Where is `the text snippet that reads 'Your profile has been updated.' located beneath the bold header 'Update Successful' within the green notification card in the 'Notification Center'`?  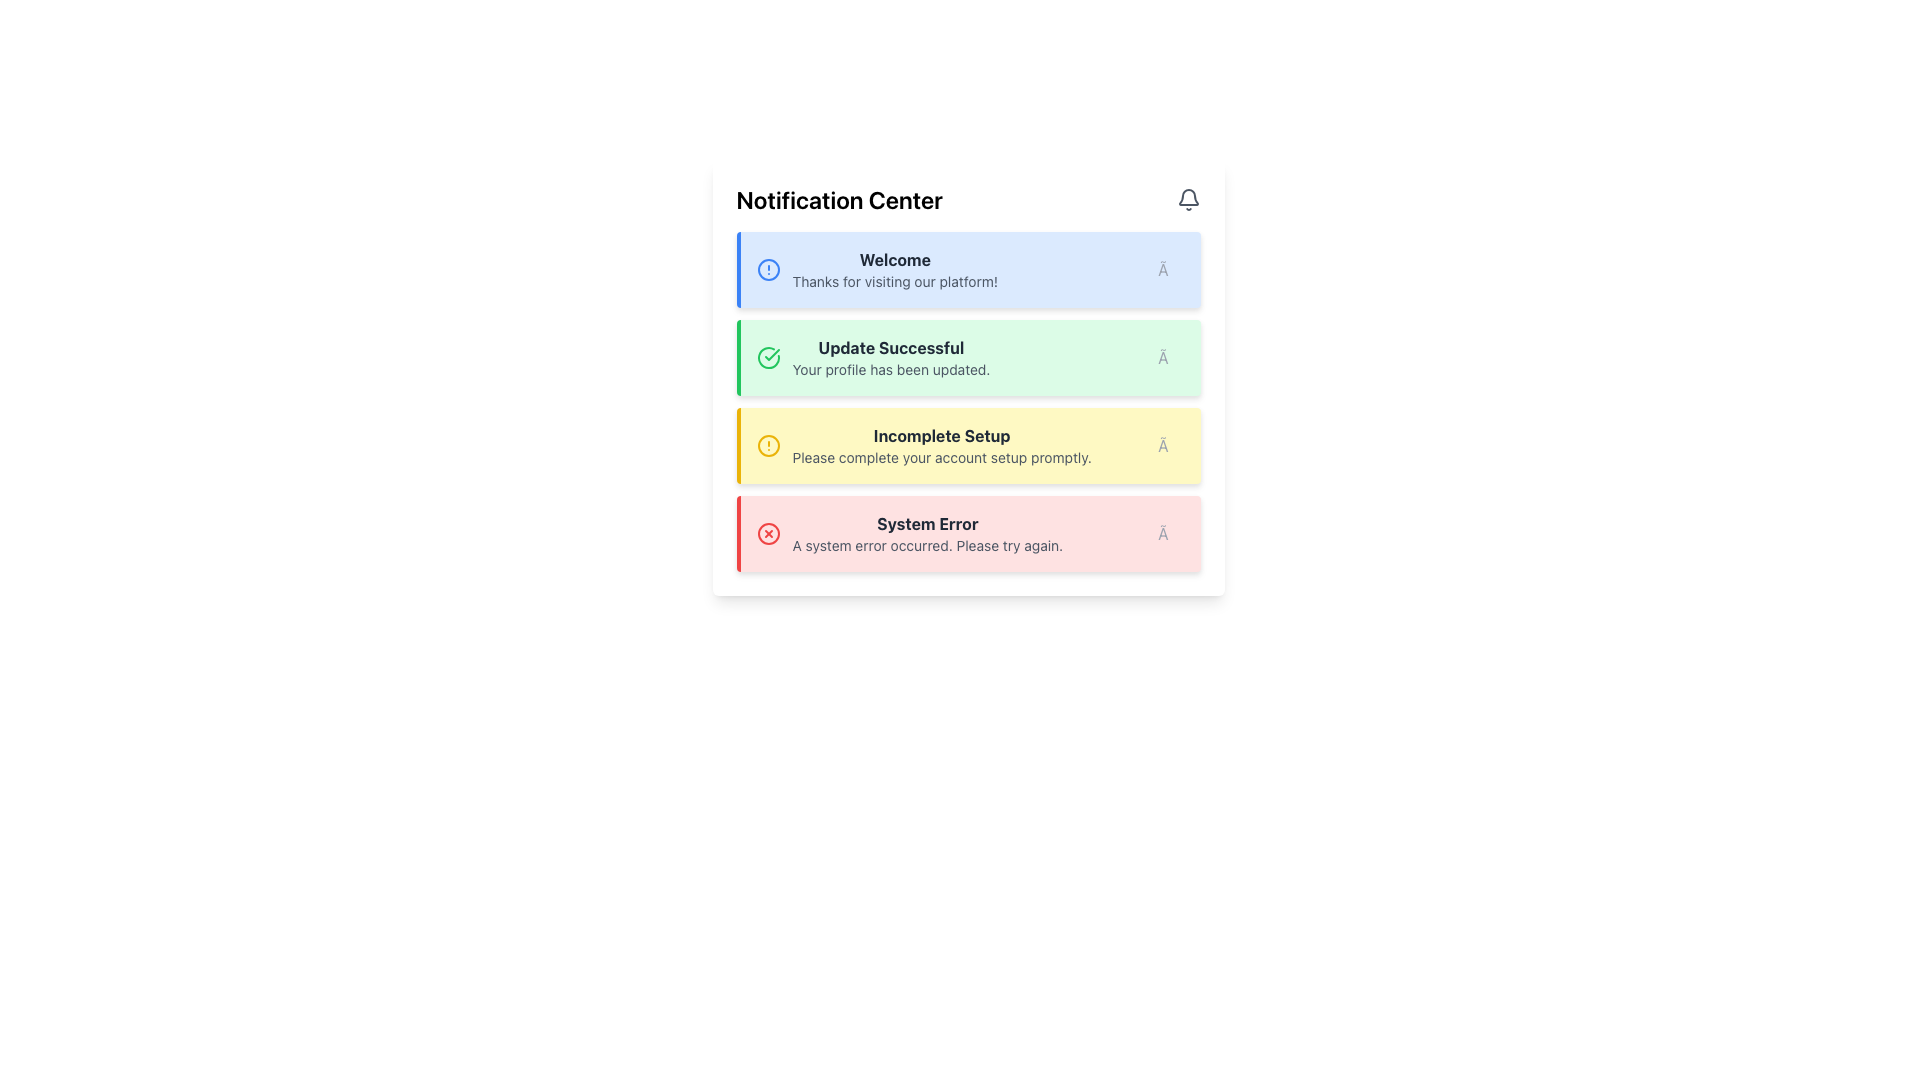 the text snippet that reads 'Your profile has been updated.' located beneath the bold header 'Update Successful' within the green notification card in the 'Notification Center' is located at coordinates (890, 370).